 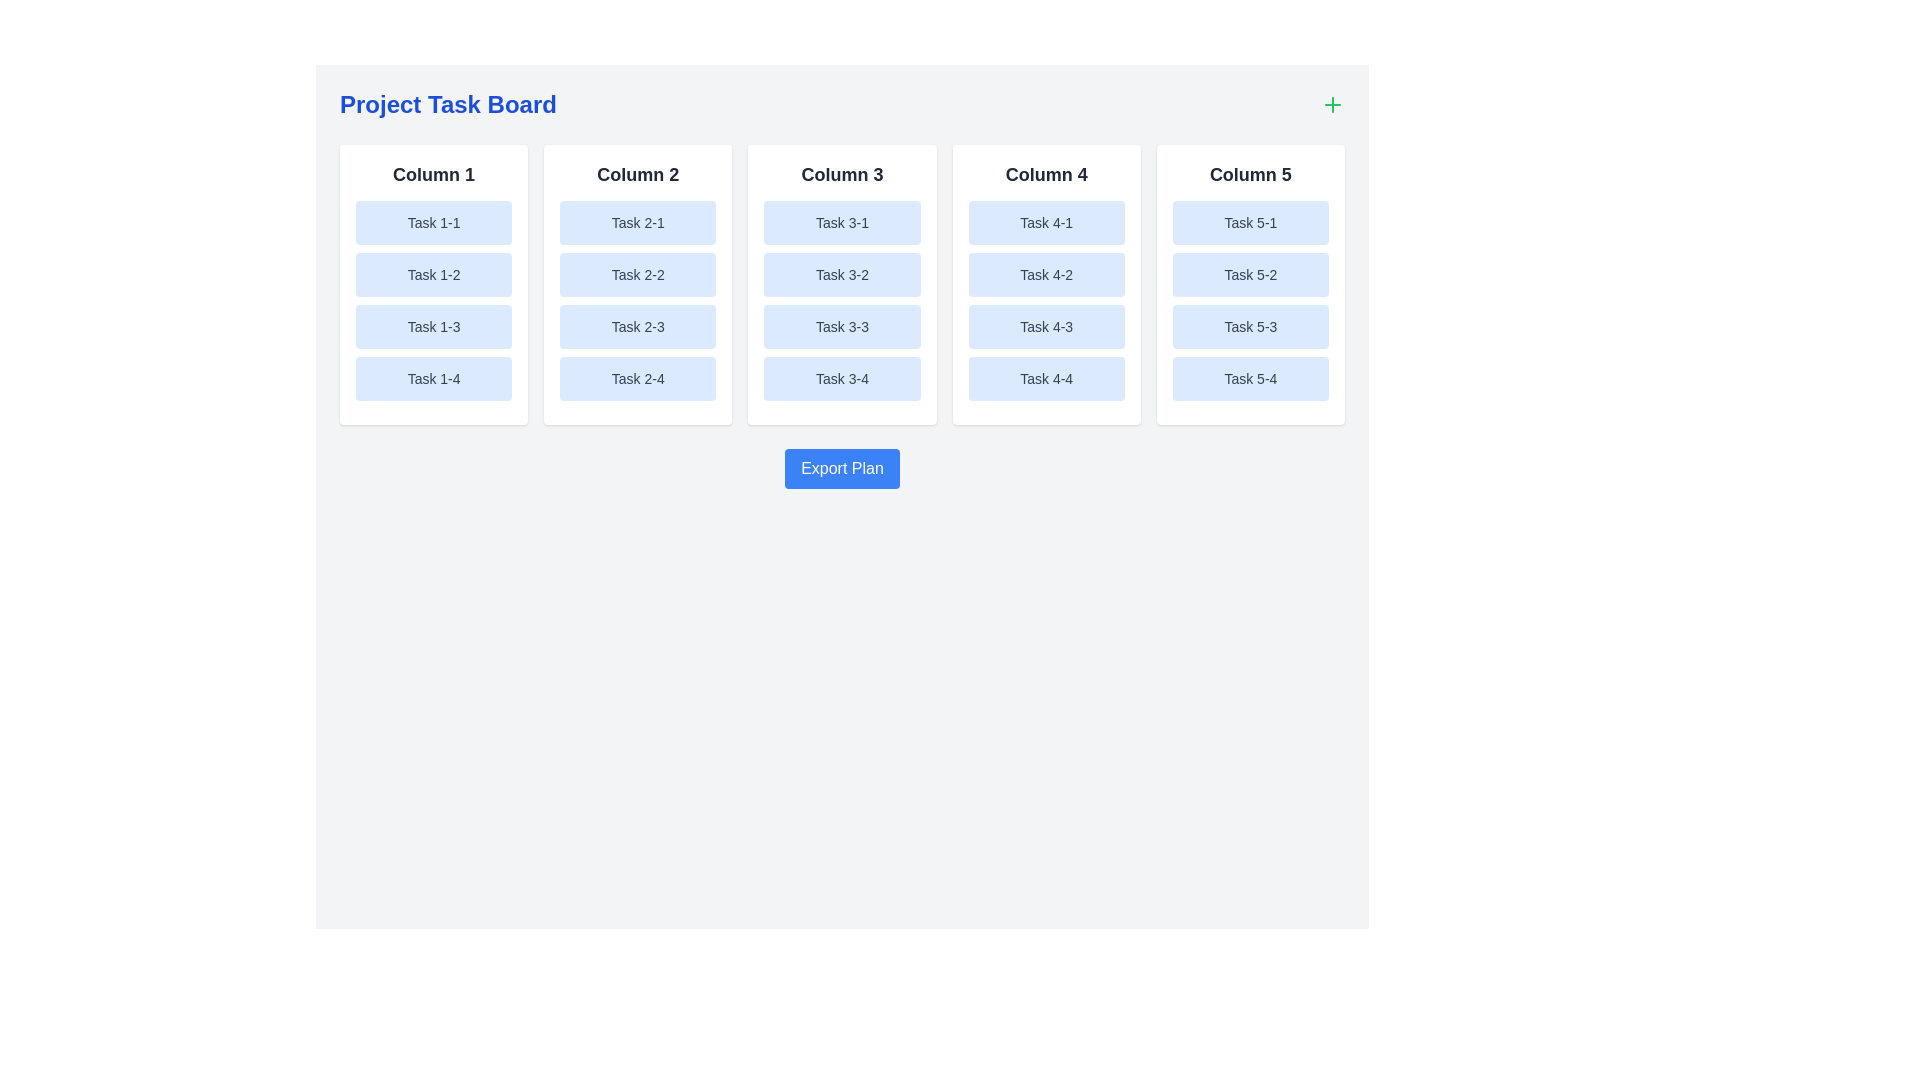 What do you see at coordinates (842, 469) in the screenshot?
I see `'Export Plan' button to export the project plan` at bounding box center [842, 469].